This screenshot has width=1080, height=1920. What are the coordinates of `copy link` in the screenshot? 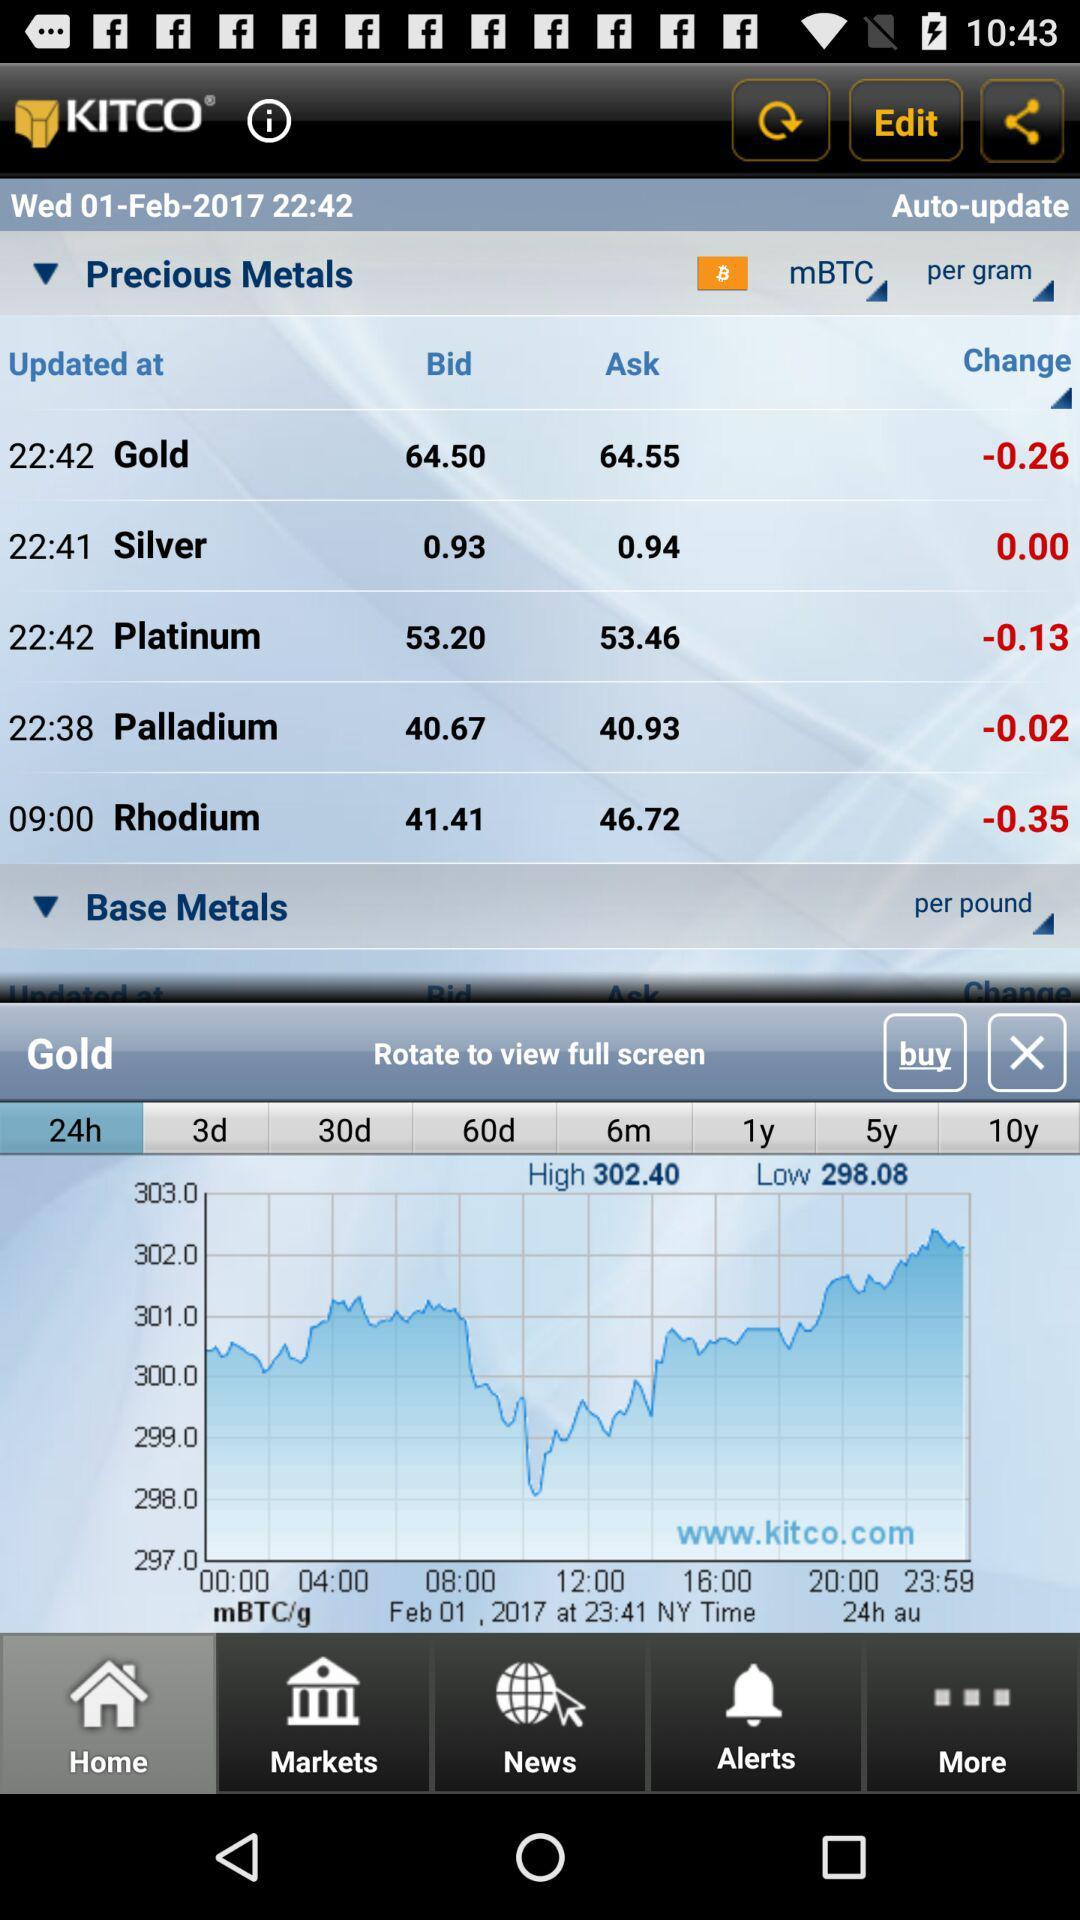 It's located at (1022, 119).